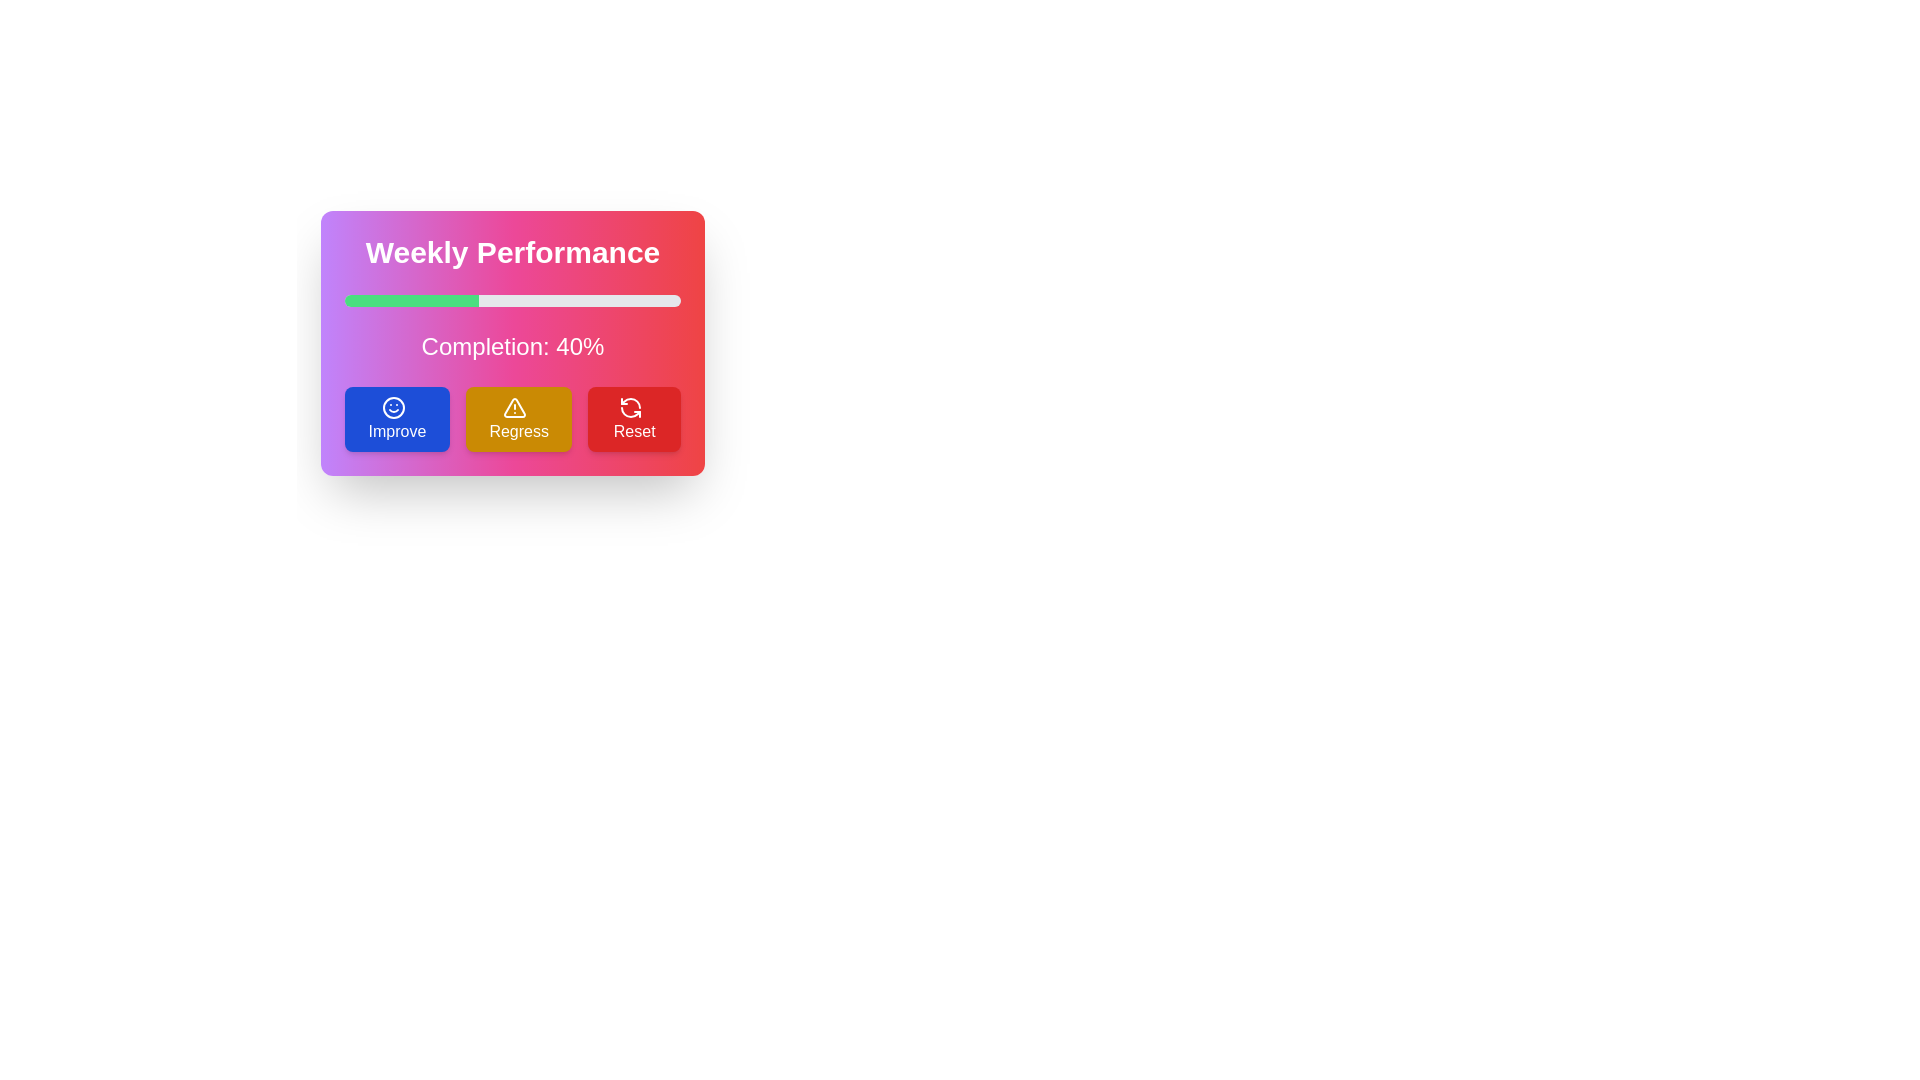 This screenshot has width=1920, height=1080. Describe the element at coordinates (519, 418) in the screenshot. I see `the 'Regress' button located between the 'Improve' button and the 'Reset' button, which triggers the regress action` at that location.